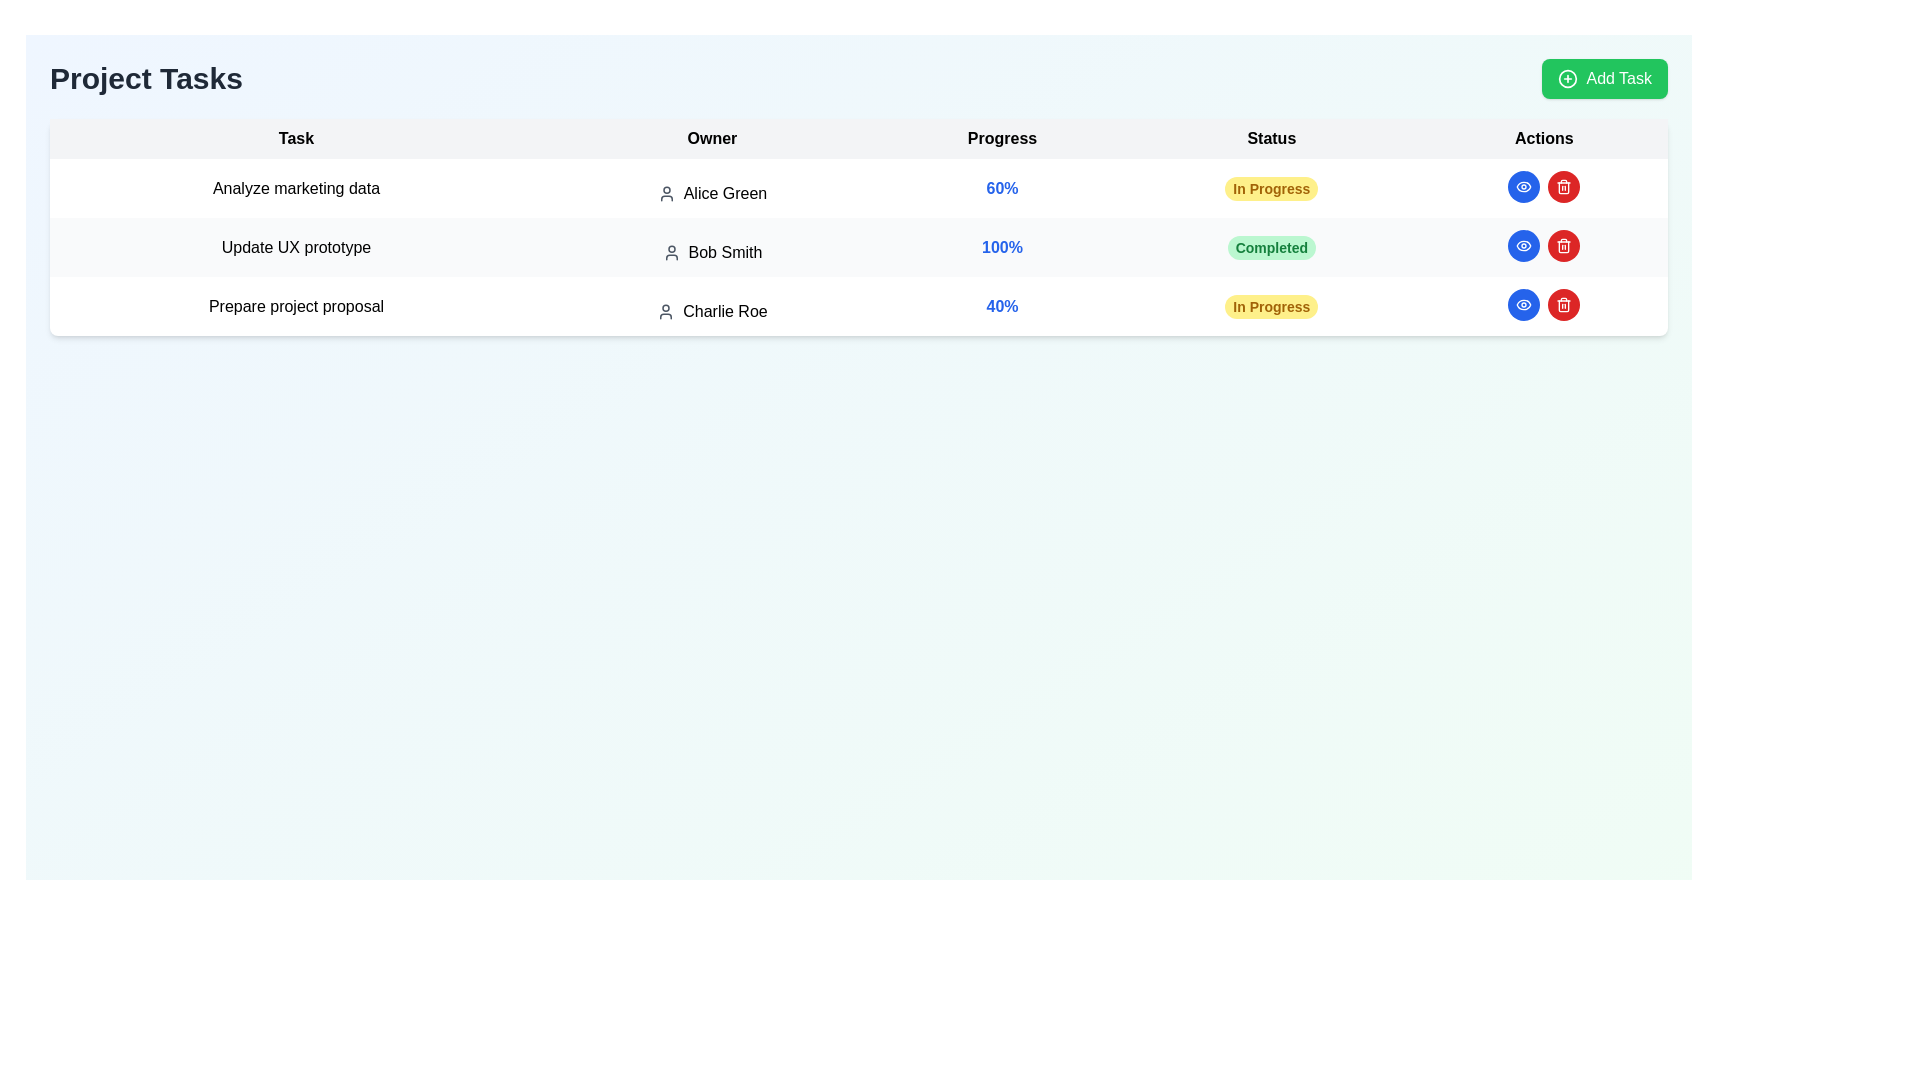  What do you see at coordinates (711, 252) in the screenshot?
I see `the text element displaying 'Bob Smith', which is accompanied by a user profile icon, located in the second row of the table under the 'Owner' column` at bounding box center [711, 252].